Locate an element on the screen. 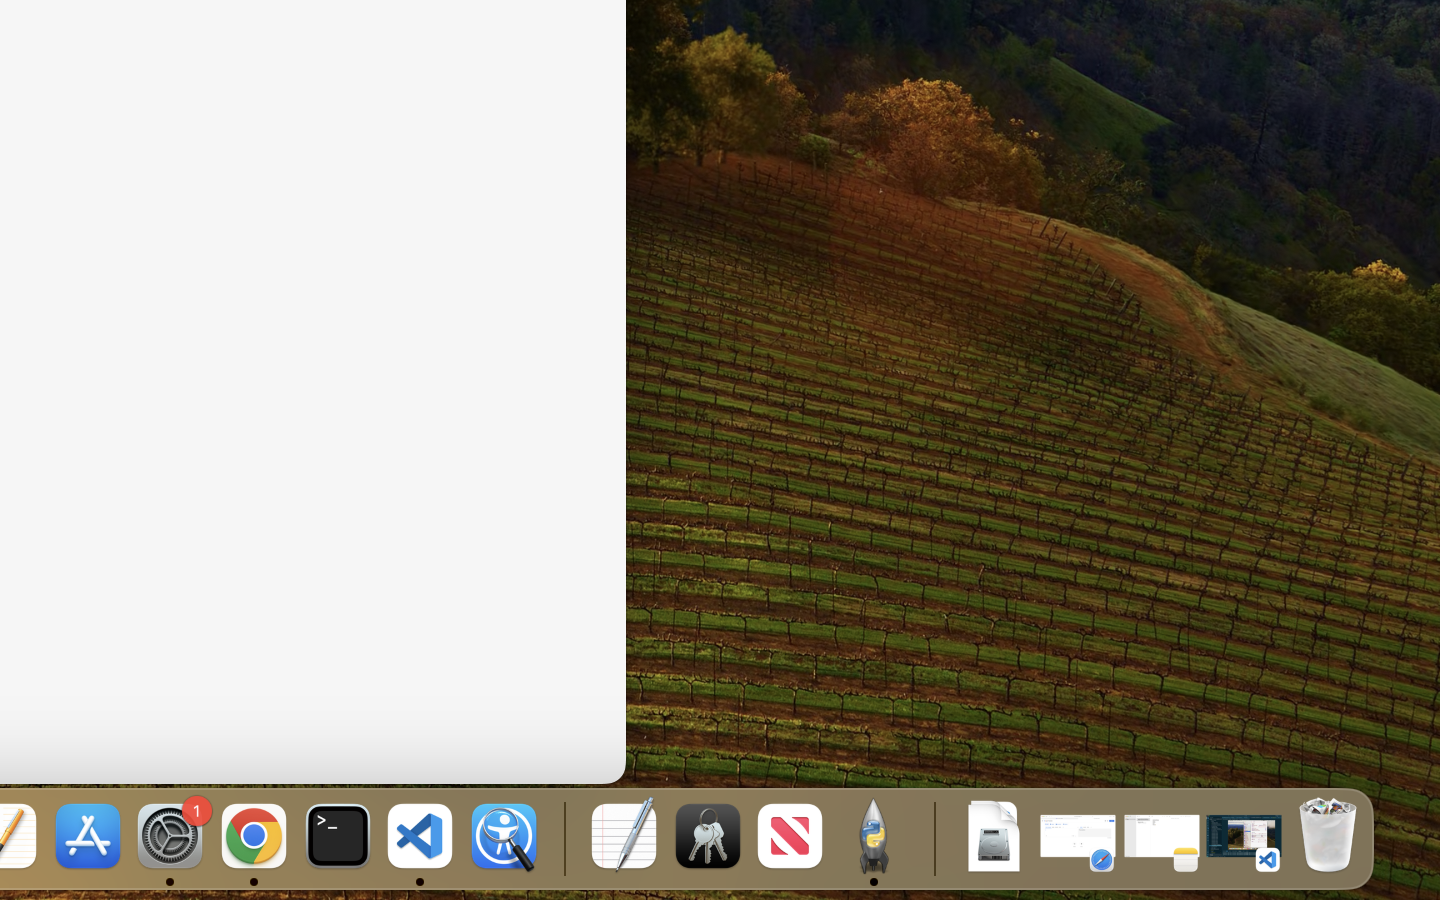 This screenshot has width=1440, height=900. '0.4285714328289032' is located at coordinates (562, 837).